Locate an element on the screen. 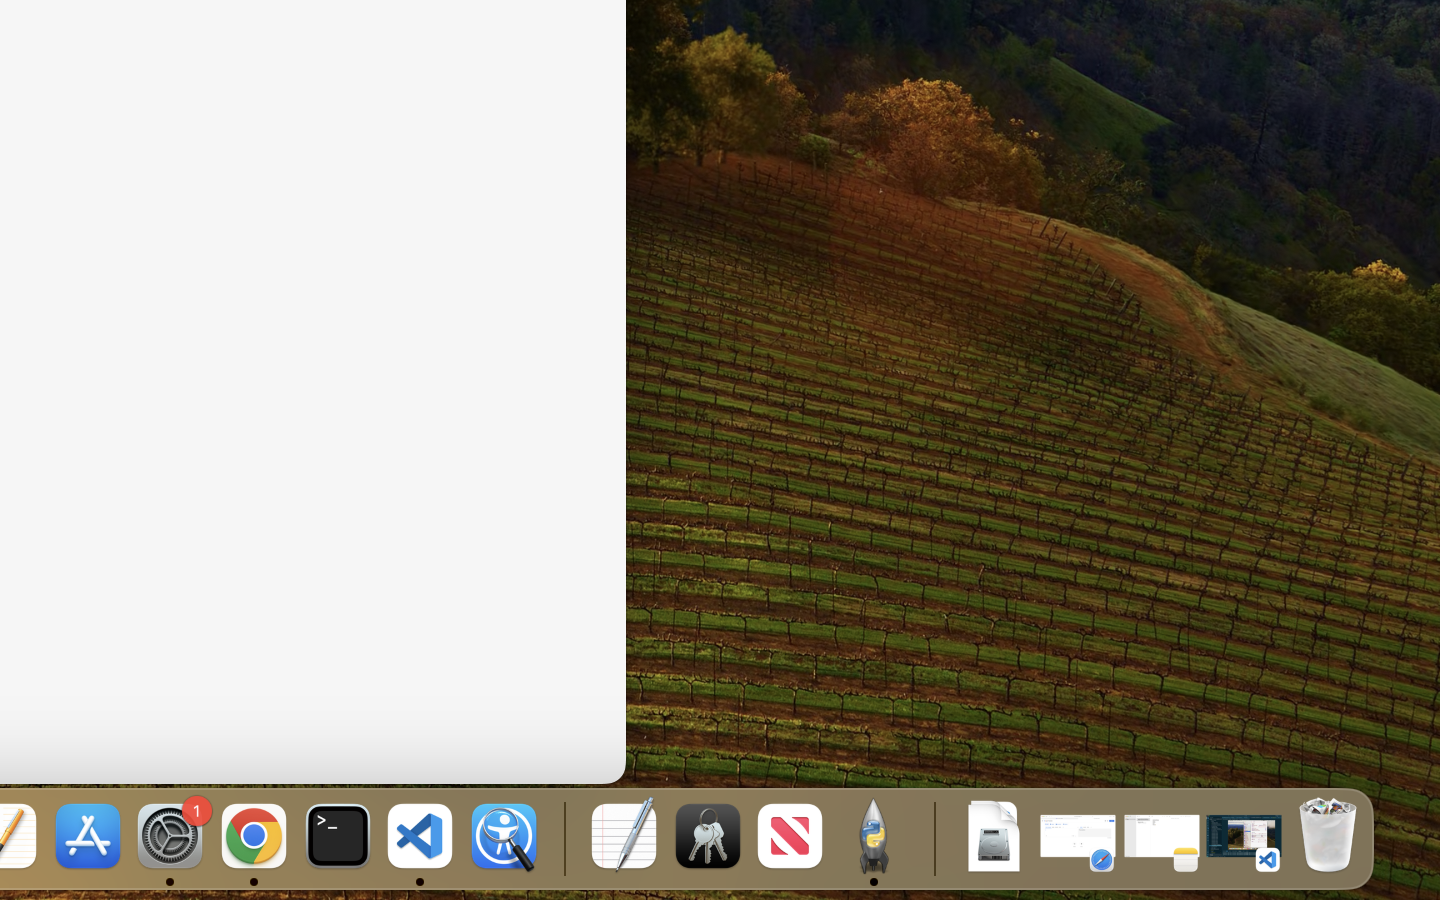 This screenshot has width=1440, height=900. '0.4285714328289032' is located at coordinates (562, 837).